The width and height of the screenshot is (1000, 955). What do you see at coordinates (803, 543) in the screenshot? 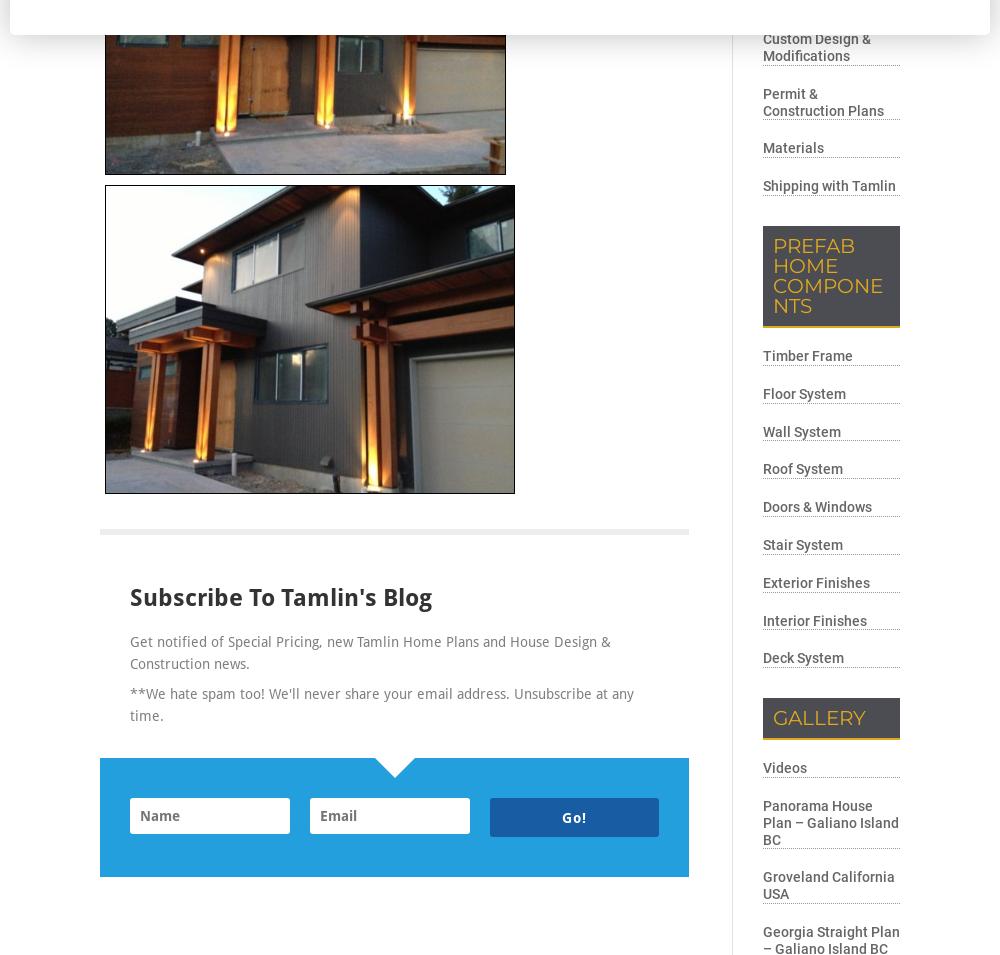
I see `'Stair System'` at bounding box center [803, 543].